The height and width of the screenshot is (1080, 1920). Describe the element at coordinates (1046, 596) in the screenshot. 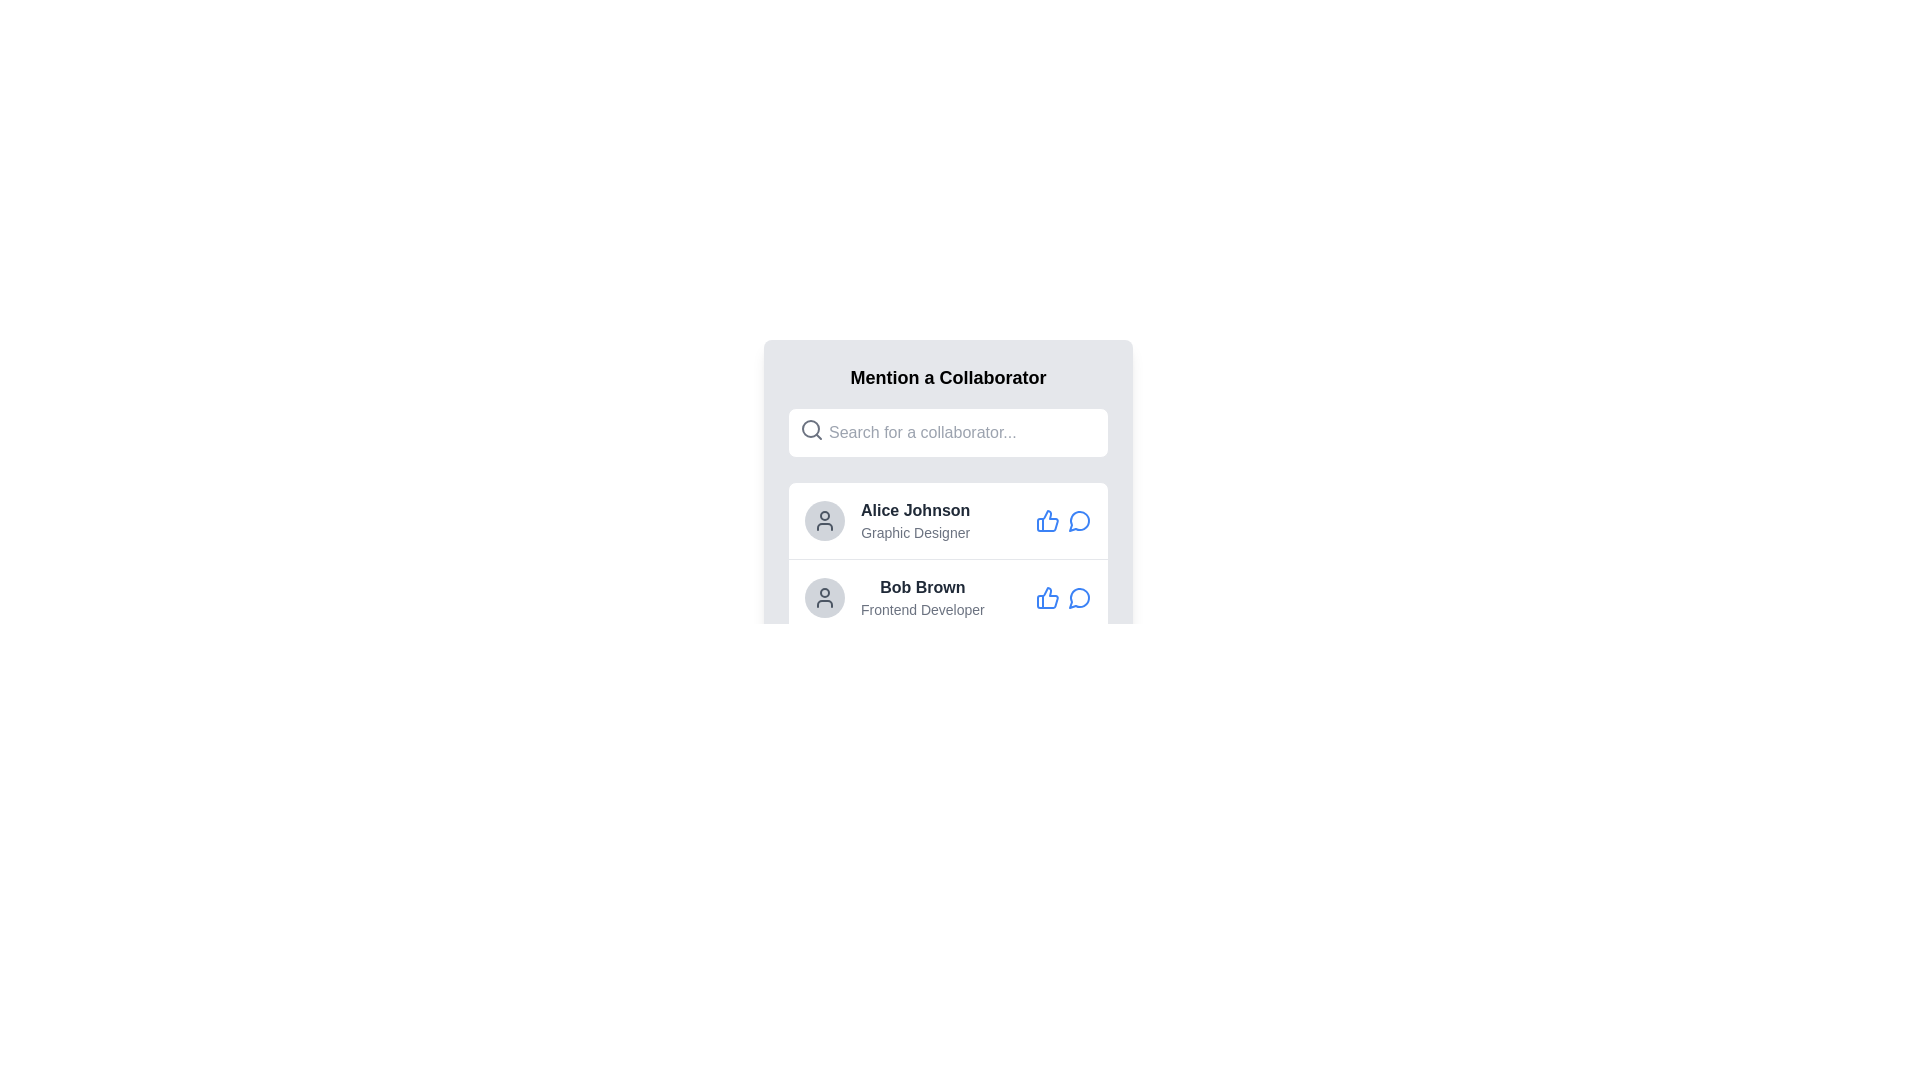

I see `the outlined blue thumbs-up icon located in the second user's row, aligned to the right side` at that location.